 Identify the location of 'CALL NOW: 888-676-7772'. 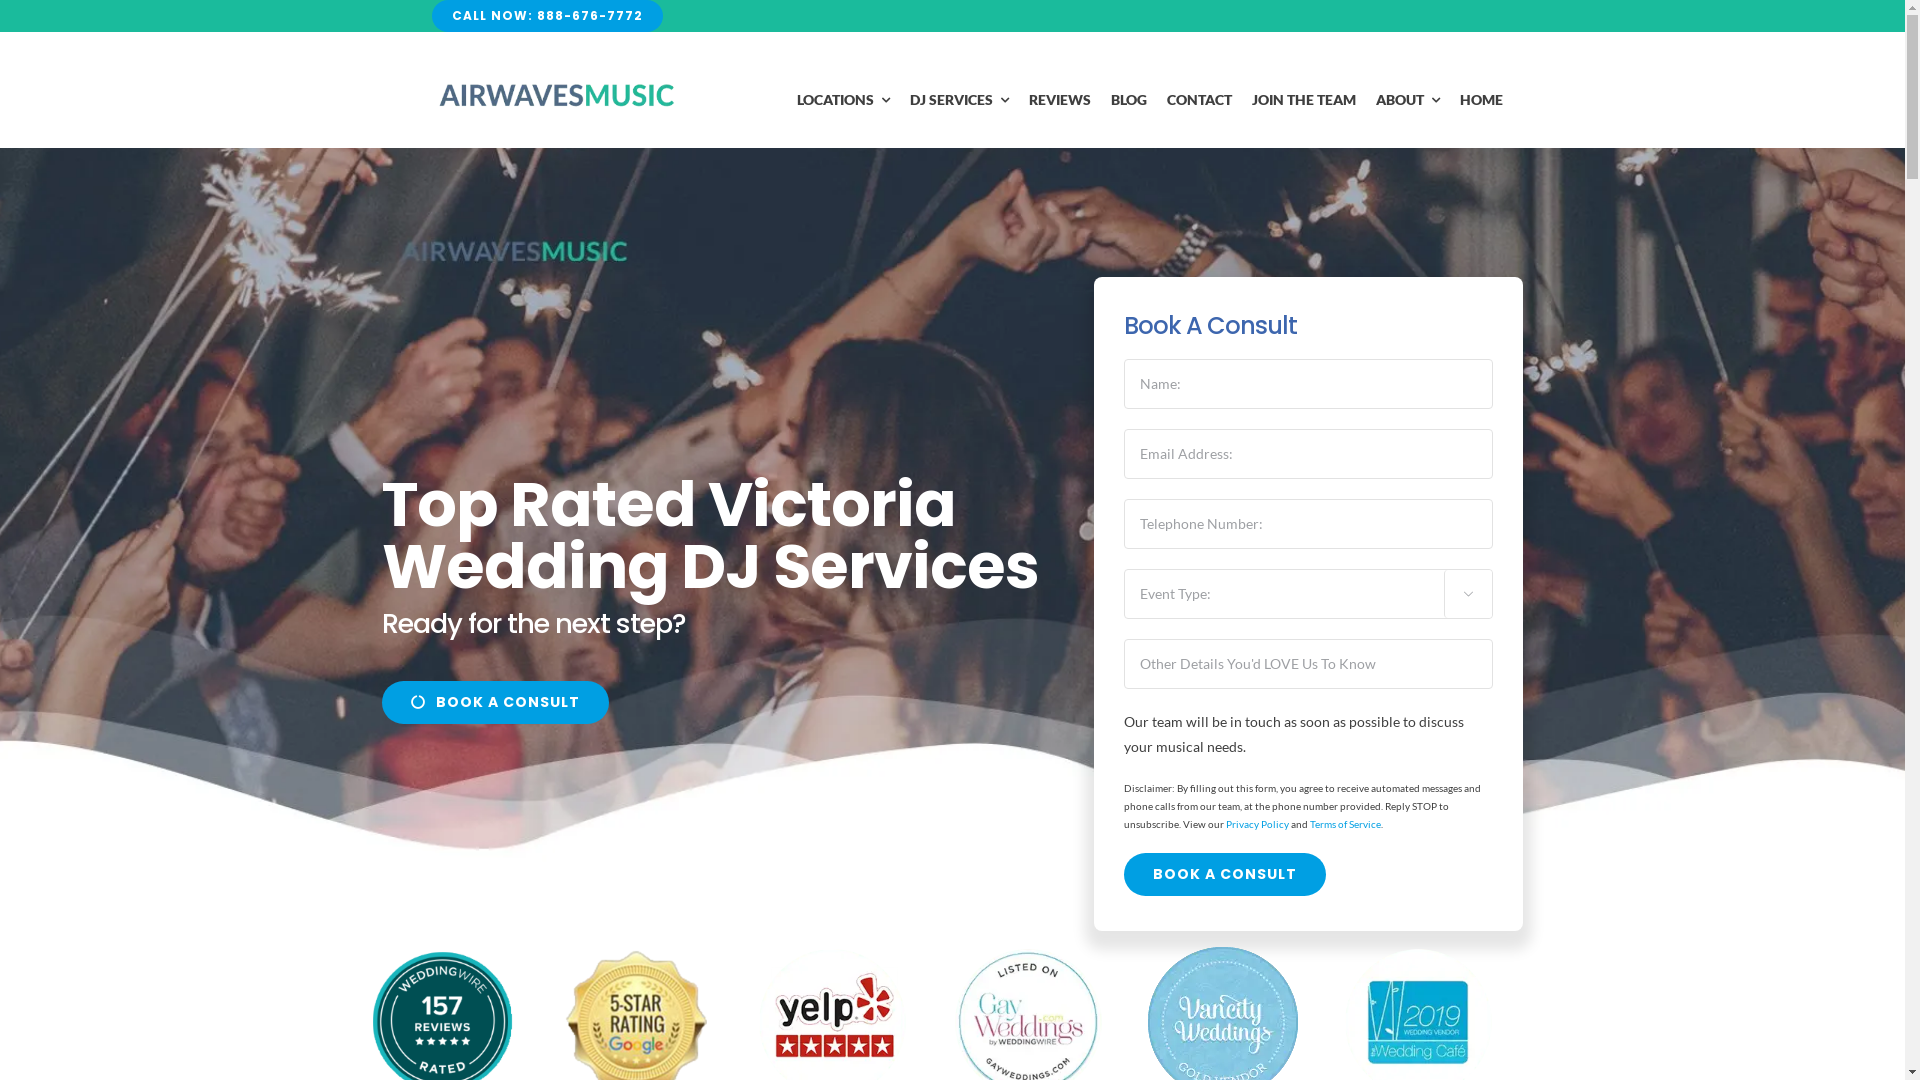
(547, 15).